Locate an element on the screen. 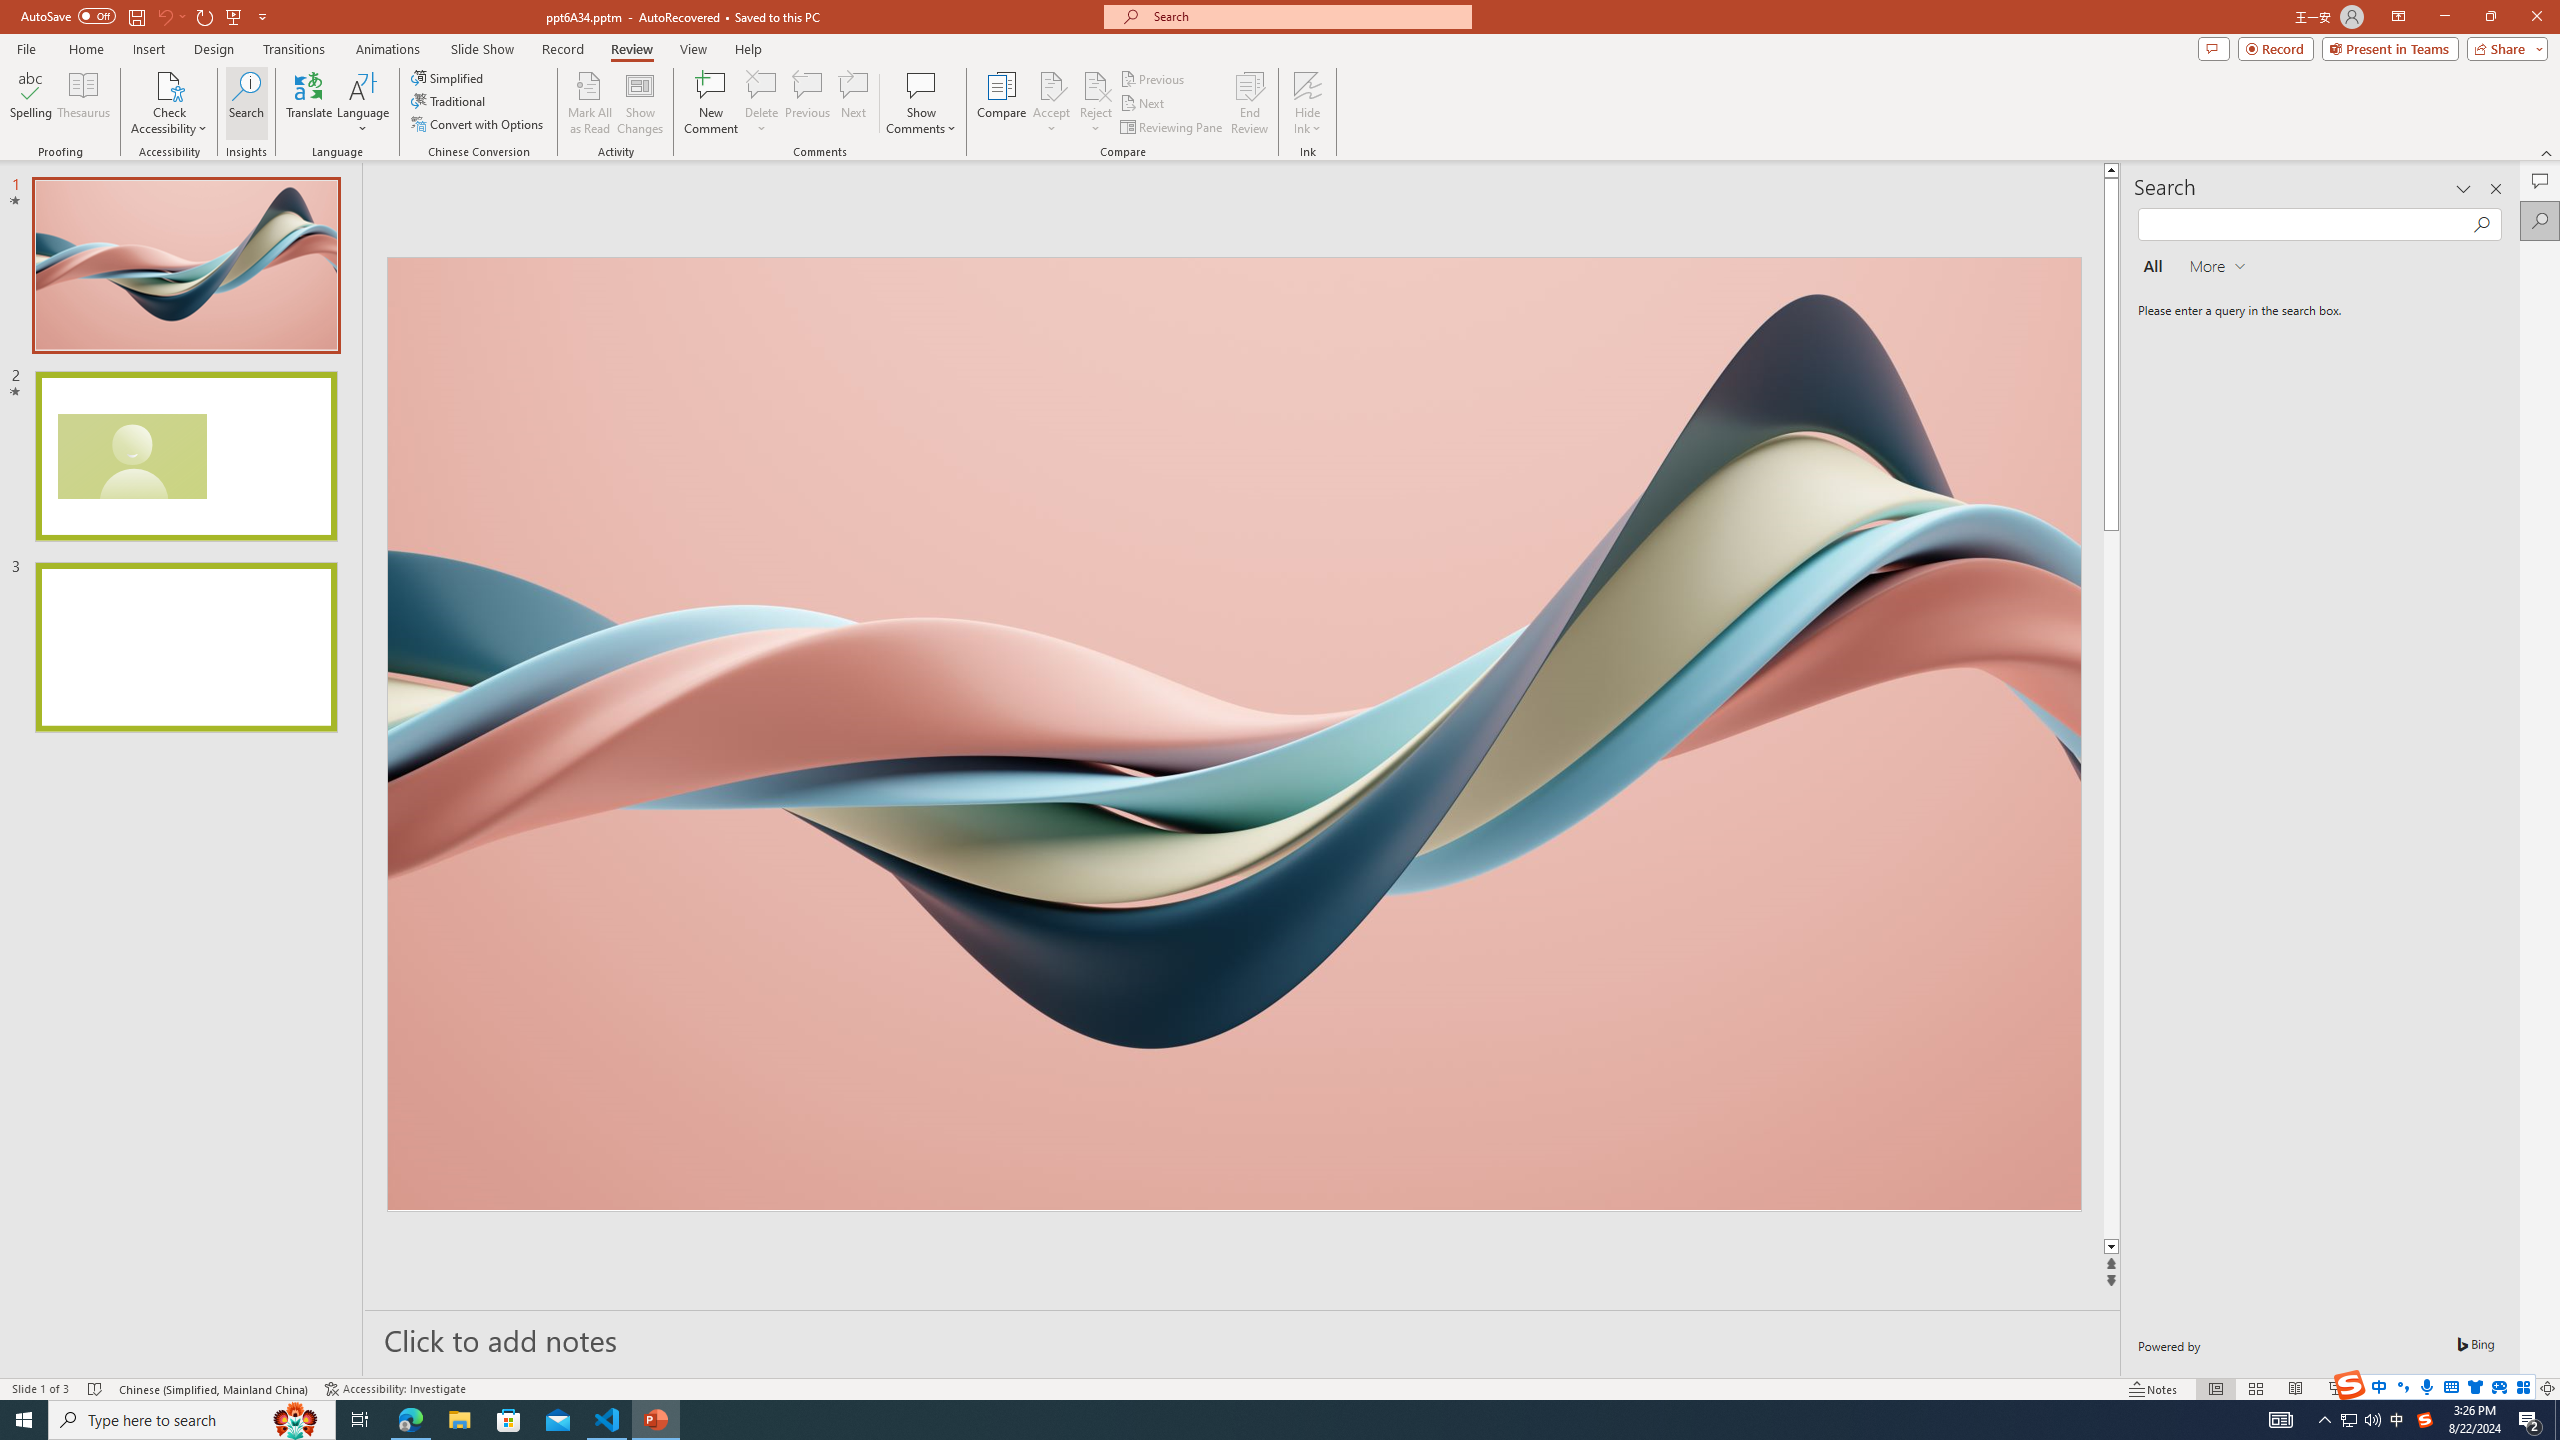 The image size is (2560, 1440). 'Traditional' is located at coordinates (448, 99).